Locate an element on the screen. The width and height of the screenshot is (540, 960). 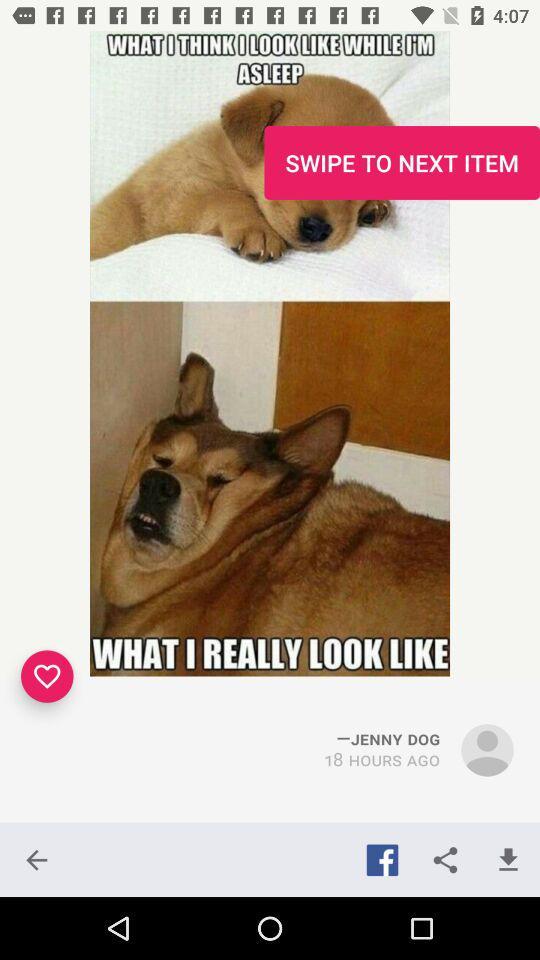
to favorite is located at coordinates (47, 676).